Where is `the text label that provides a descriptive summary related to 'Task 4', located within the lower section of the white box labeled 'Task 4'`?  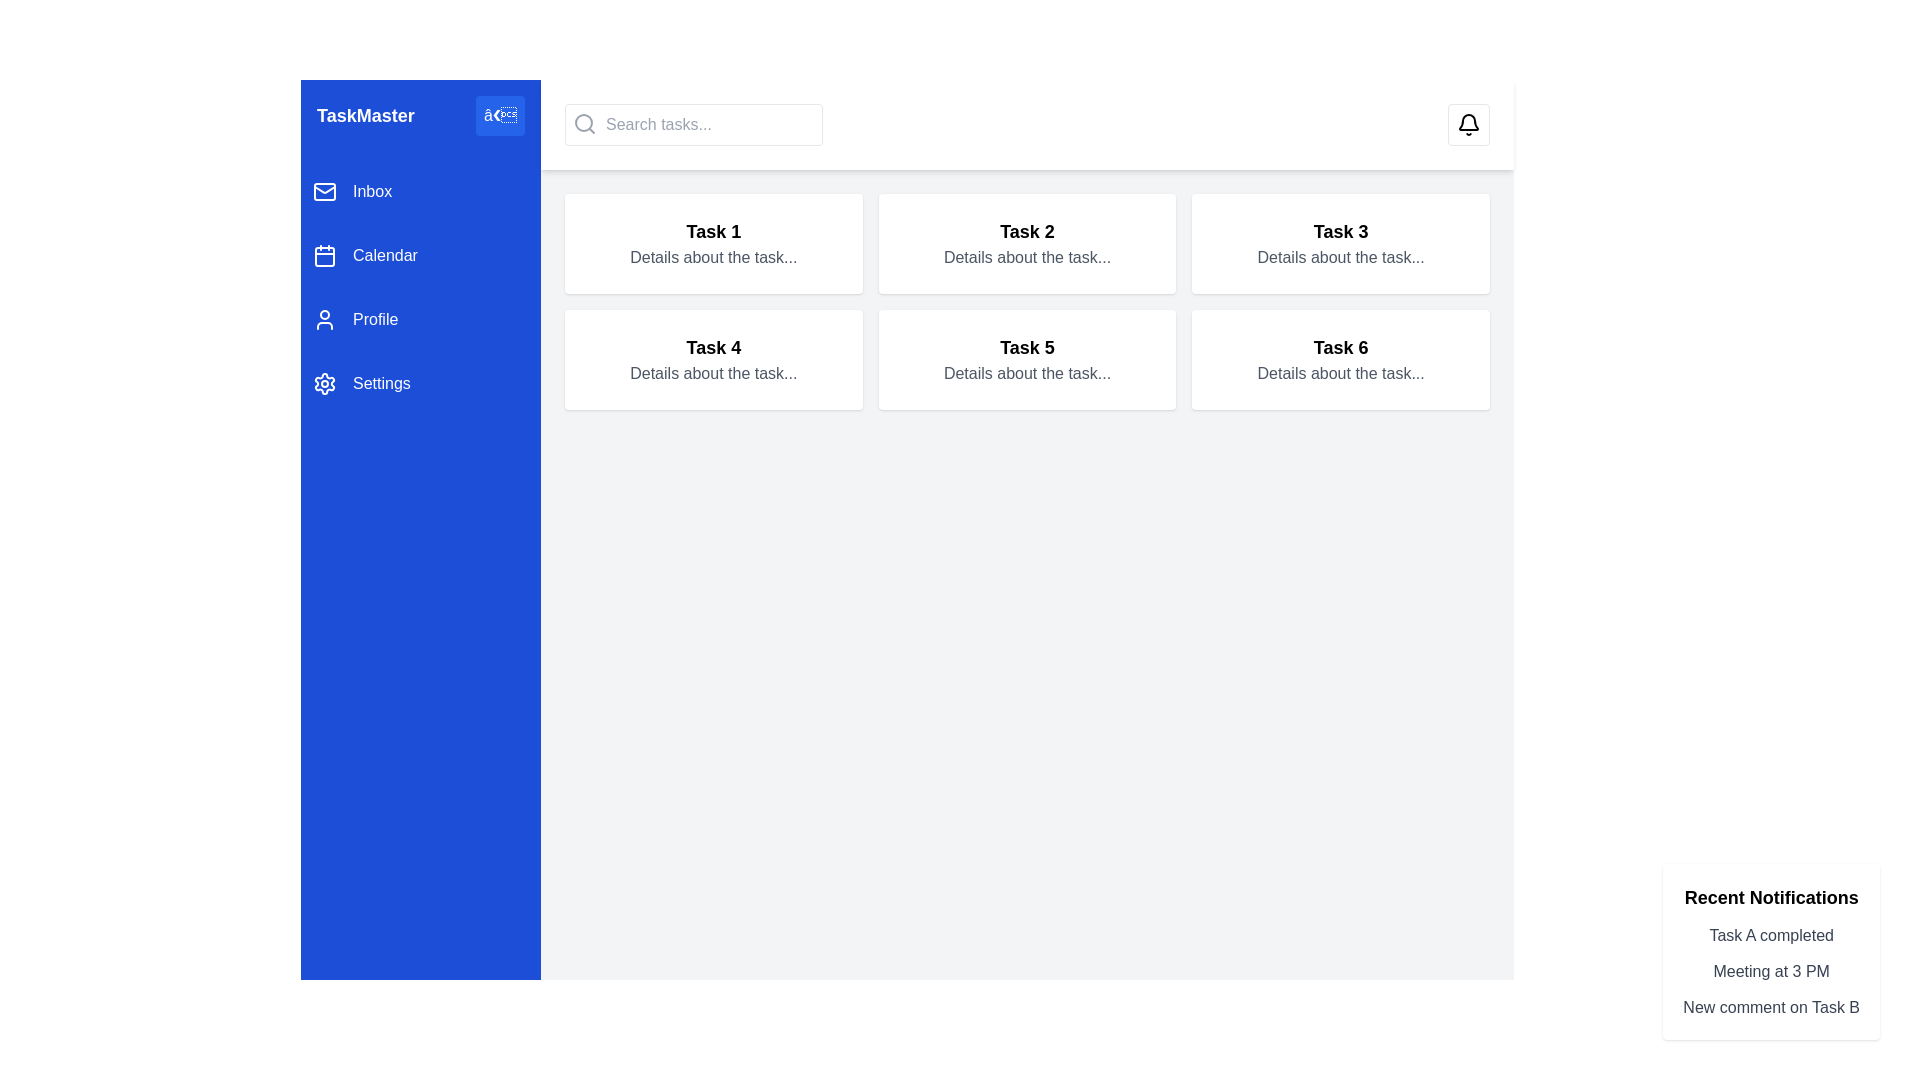 the text label that provides a descriptive summary related to 'Task 4', located within the lower section of the white box labeled 'Task 4' is located at coordinates (713, 374).